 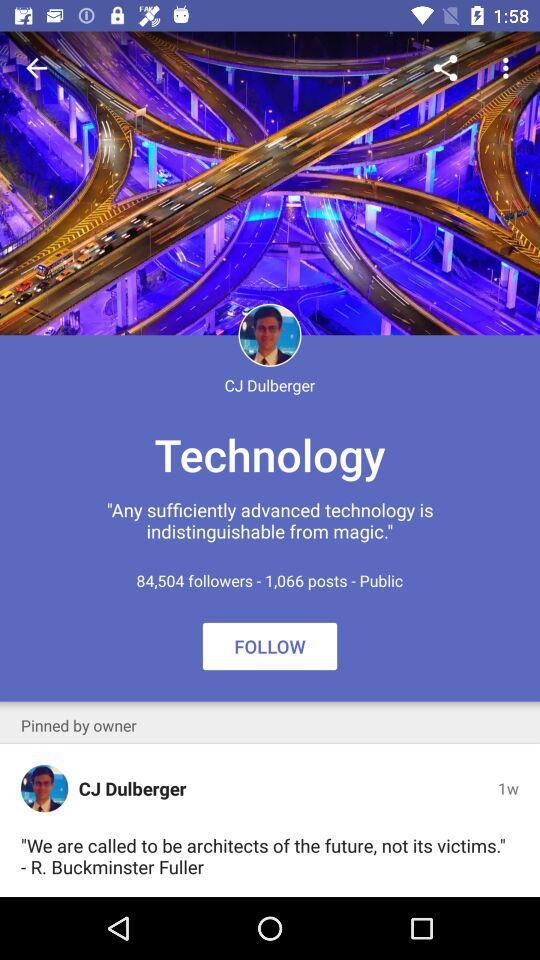 What do you see at coordinates (508, 68) in the screenshot?
I see `the icon above technology icon` at bounding box center [508, 68].